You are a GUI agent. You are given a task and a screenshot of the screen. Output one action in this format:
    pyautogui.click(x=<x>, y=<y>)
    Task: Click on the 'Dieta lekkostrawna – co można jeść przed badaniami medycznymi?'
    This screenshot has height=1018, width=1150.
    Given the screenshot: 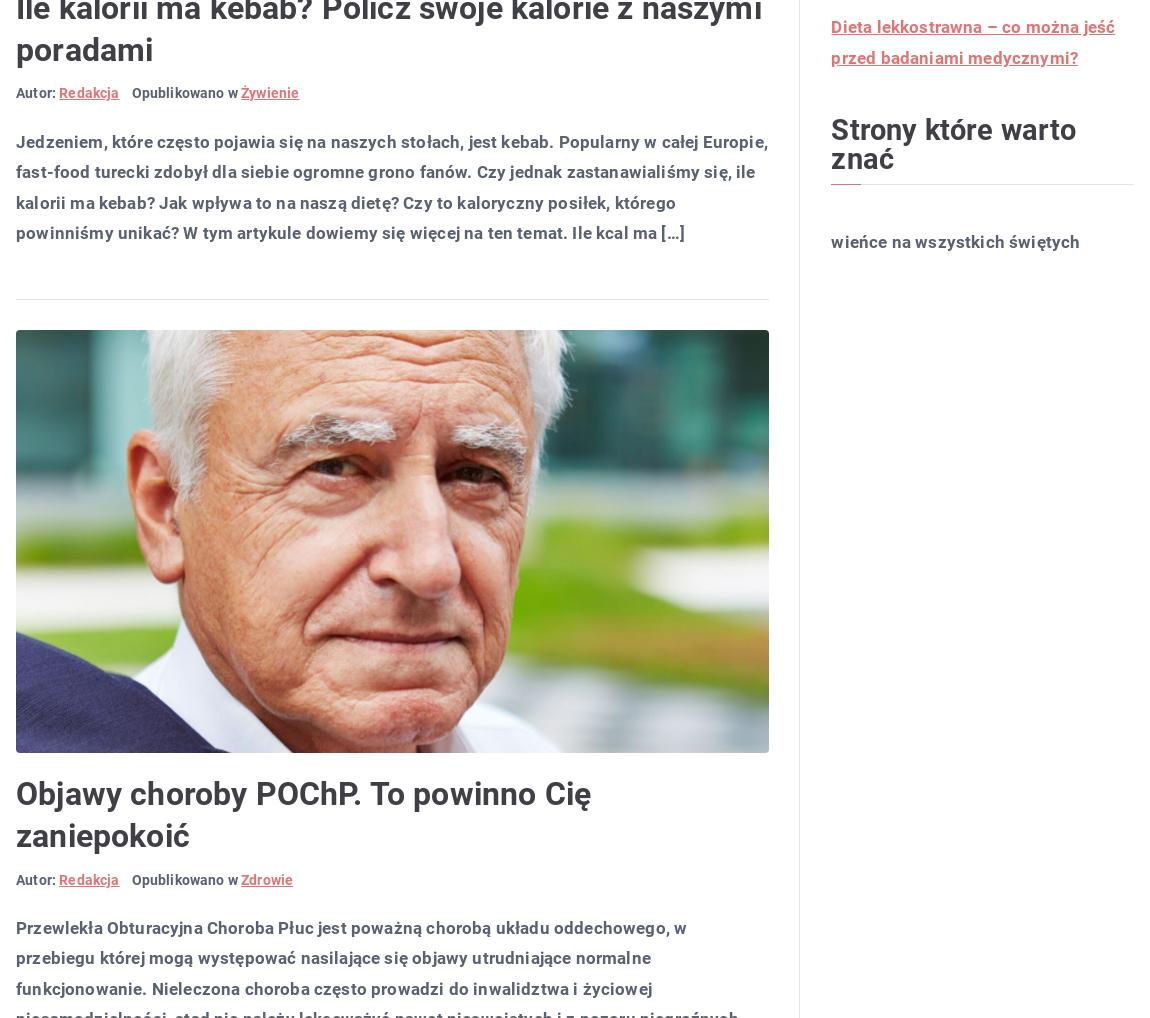 What is the action you would take?
    pyautogui.click(x=973, y=41)
    